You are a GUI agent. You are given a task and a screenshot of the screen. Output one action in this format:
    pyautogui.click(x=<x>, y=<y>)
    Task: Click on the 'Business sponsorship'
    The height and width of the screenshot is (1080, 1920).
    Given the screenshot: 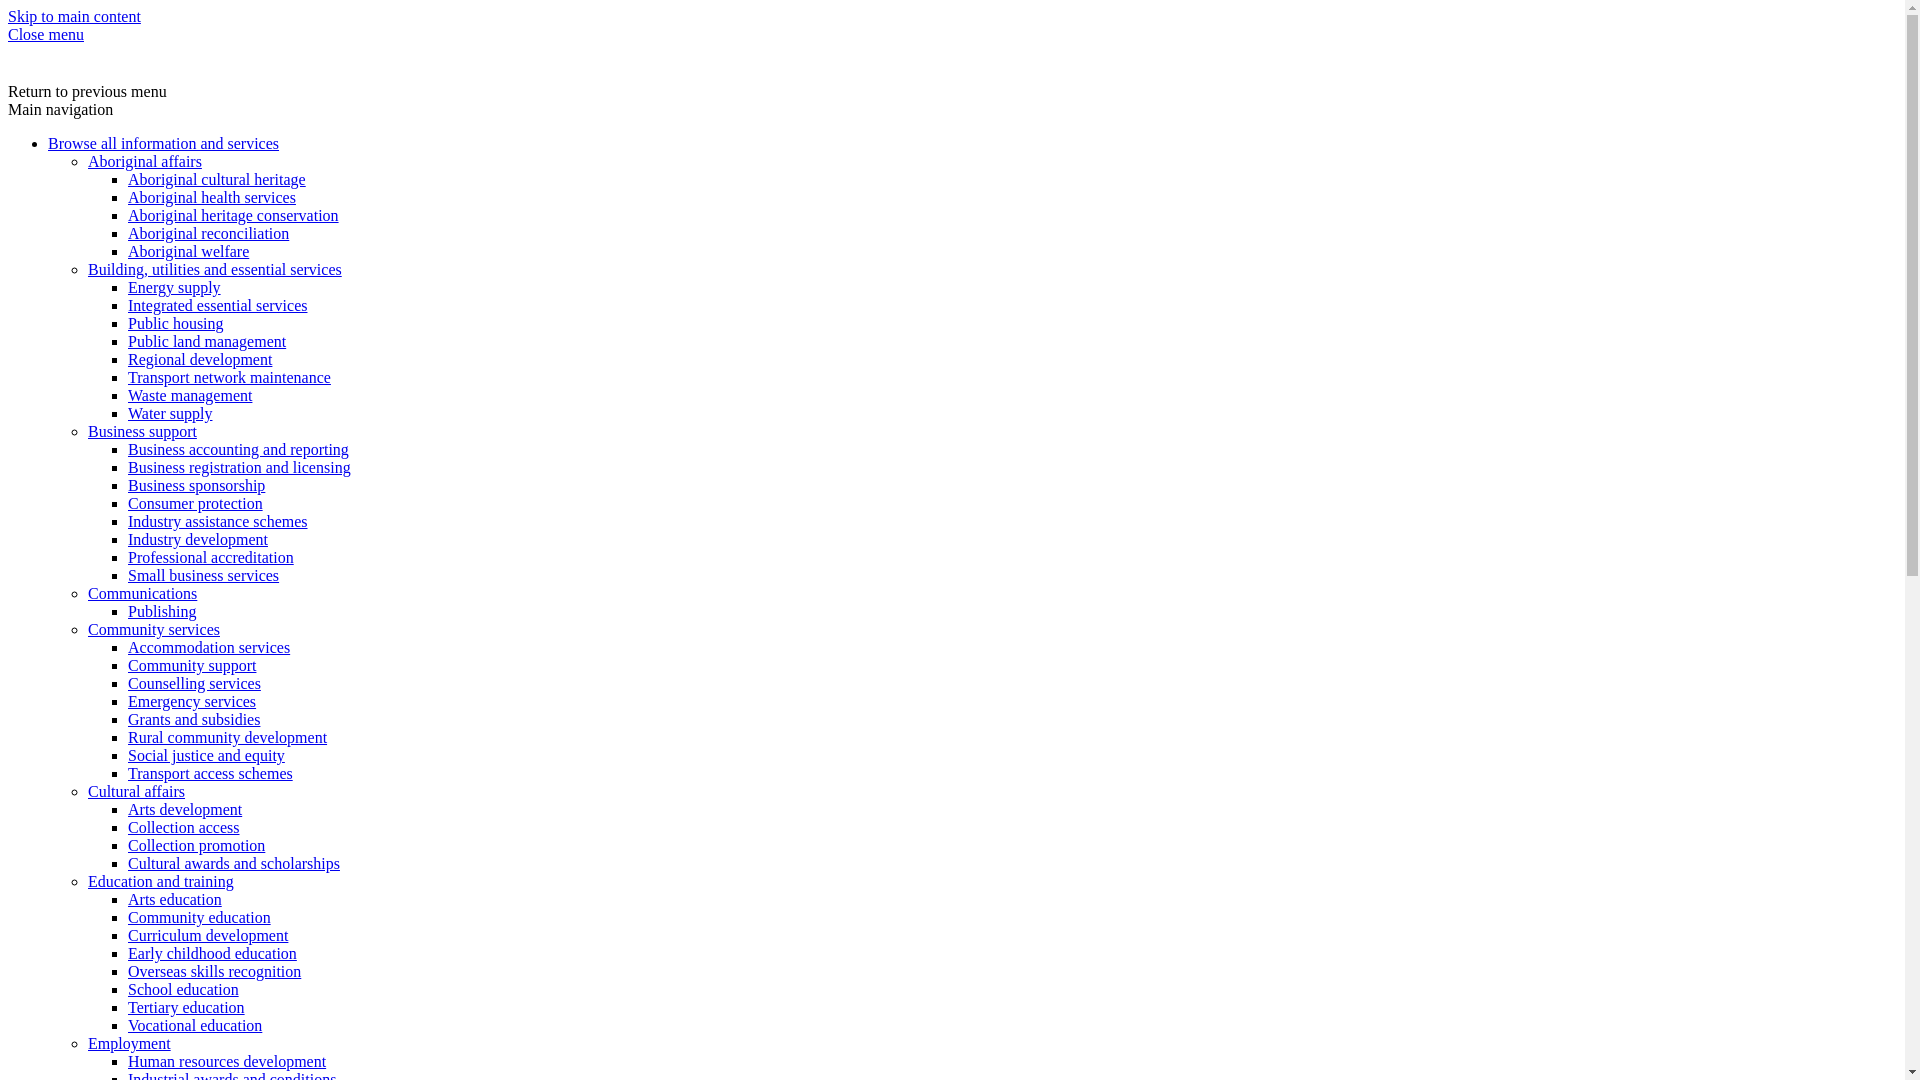 What is the action you would take?
    pyautogui.click(x=127, y=485)
    